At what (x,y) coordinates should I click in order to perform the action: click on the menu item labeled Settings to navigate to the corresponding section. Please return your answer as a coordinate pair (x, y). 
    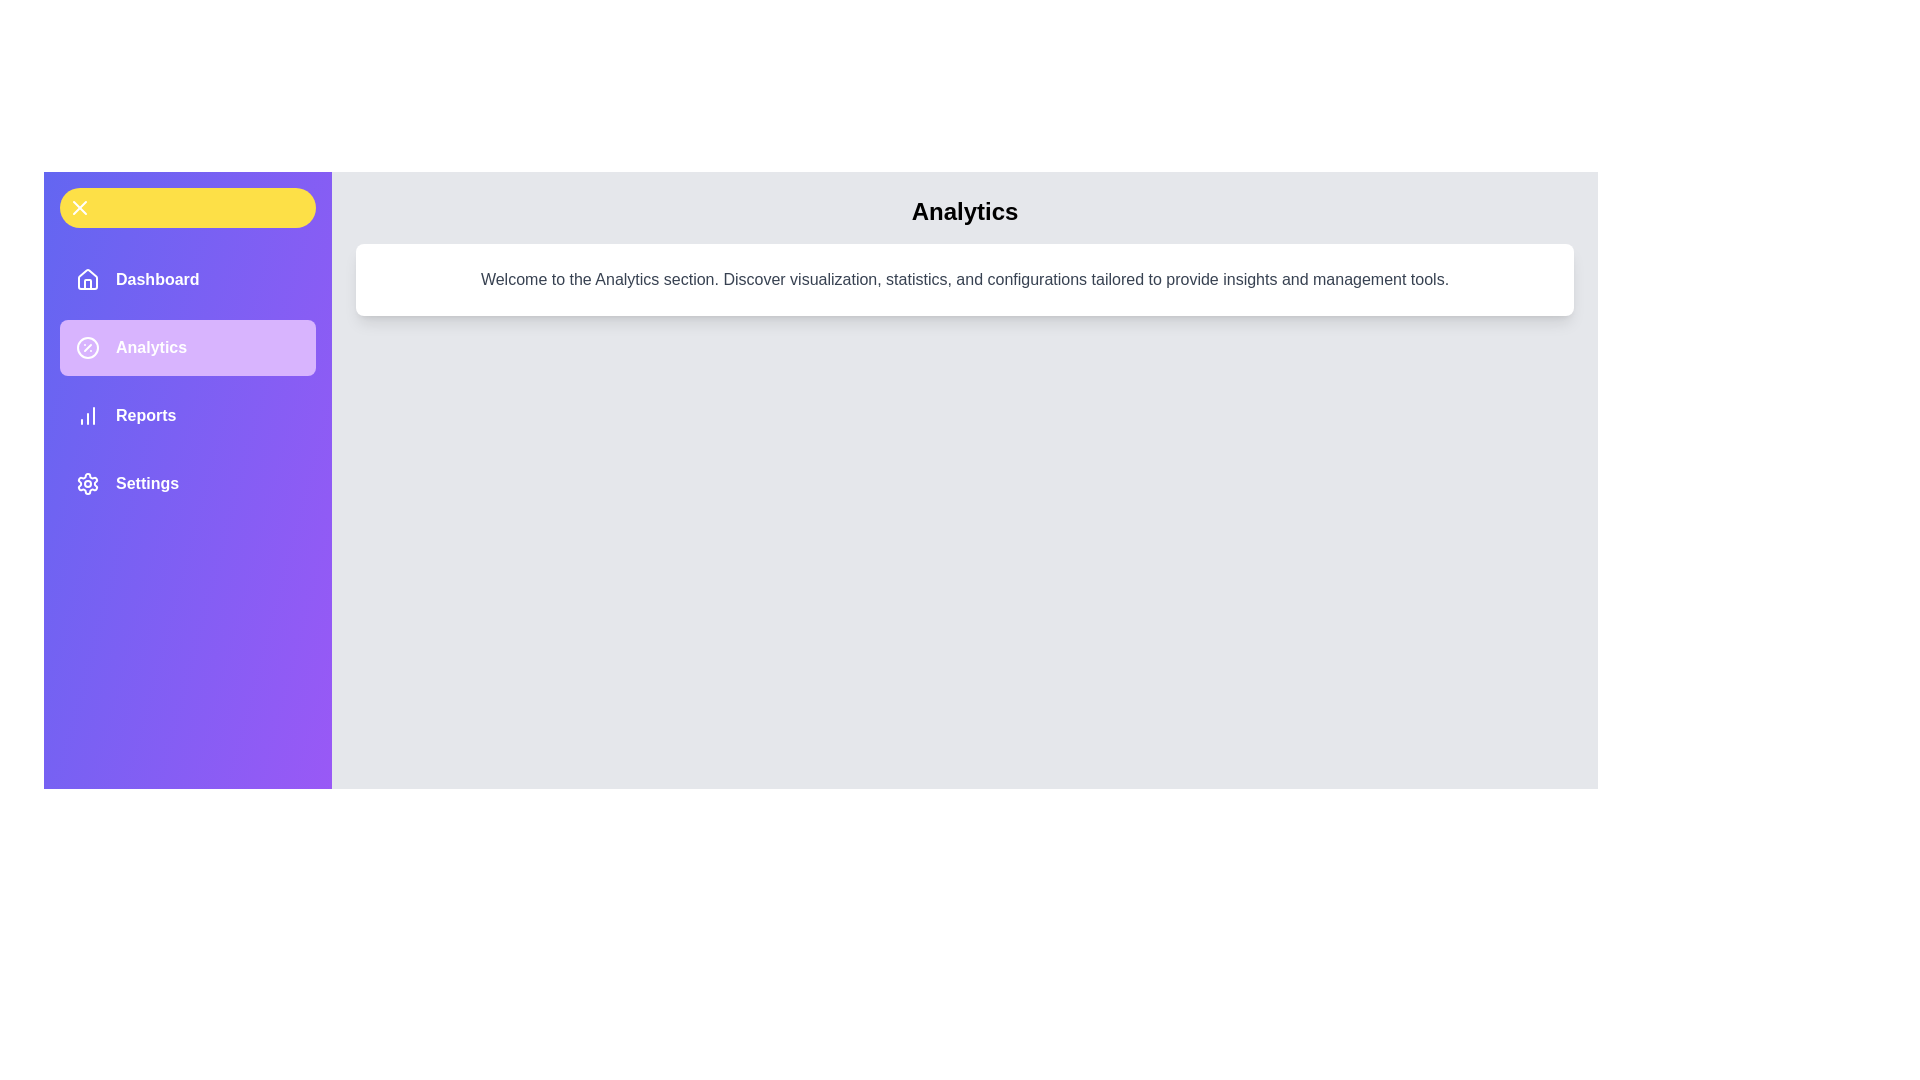
    Looking at the image, I should click on (187, 483).